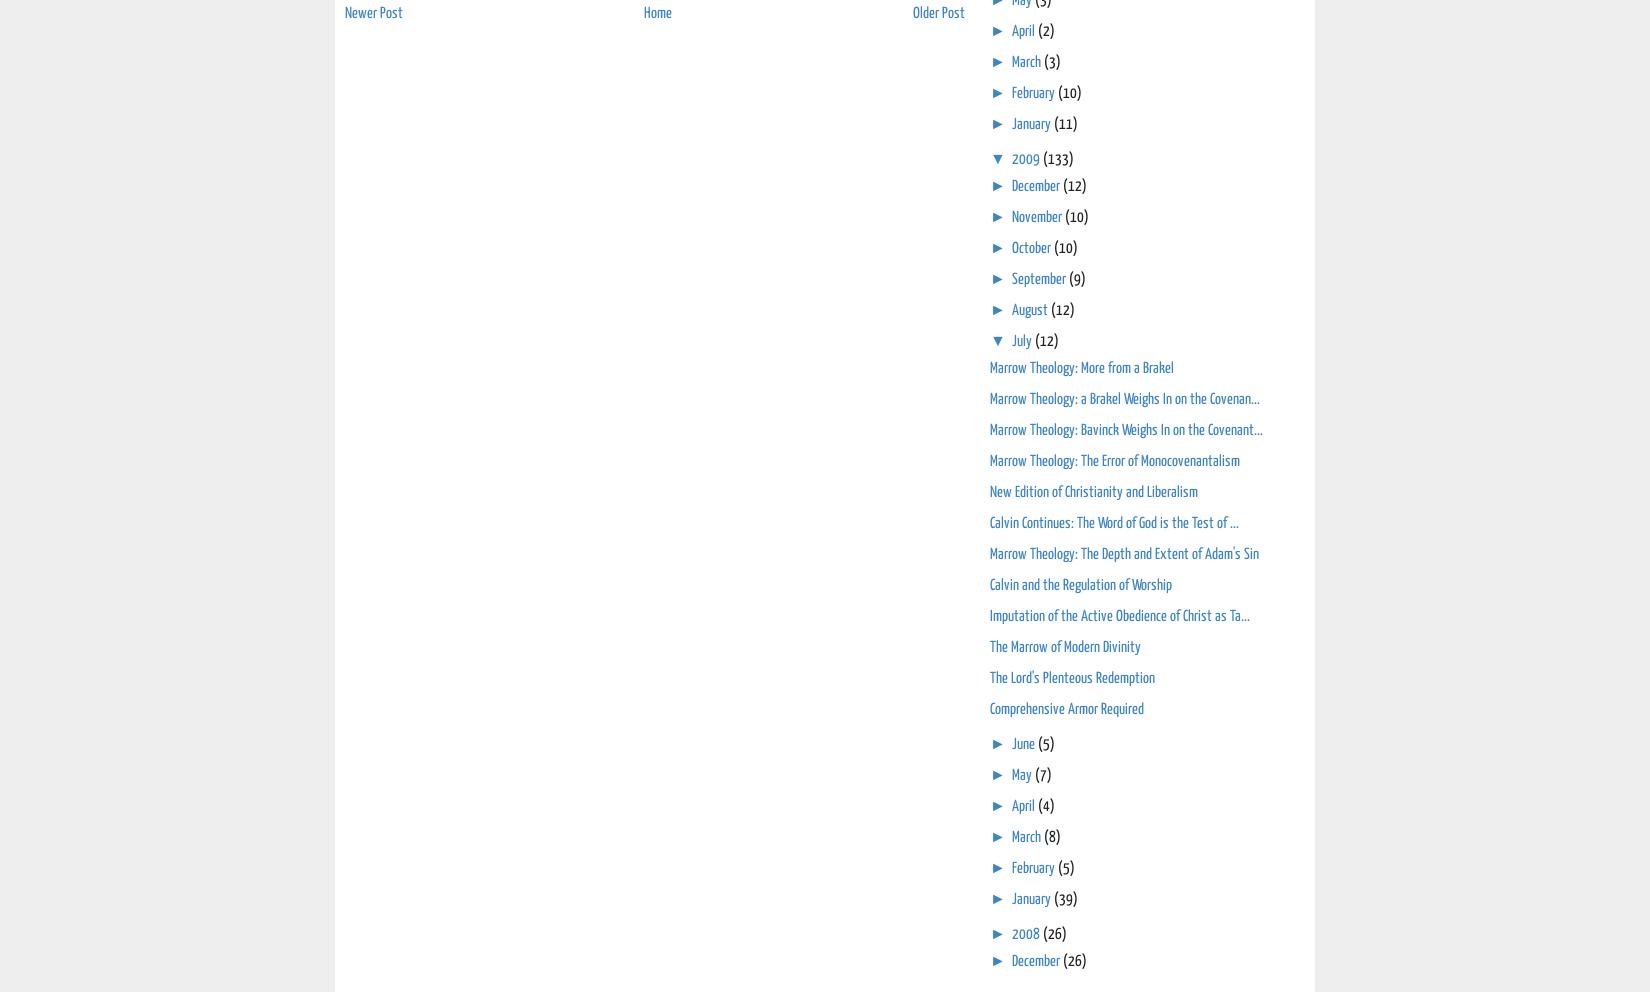  Describe the element at coordinates (1067, 708) in the screenshot. I see `'Comprehensive Armor Required'` at that location.